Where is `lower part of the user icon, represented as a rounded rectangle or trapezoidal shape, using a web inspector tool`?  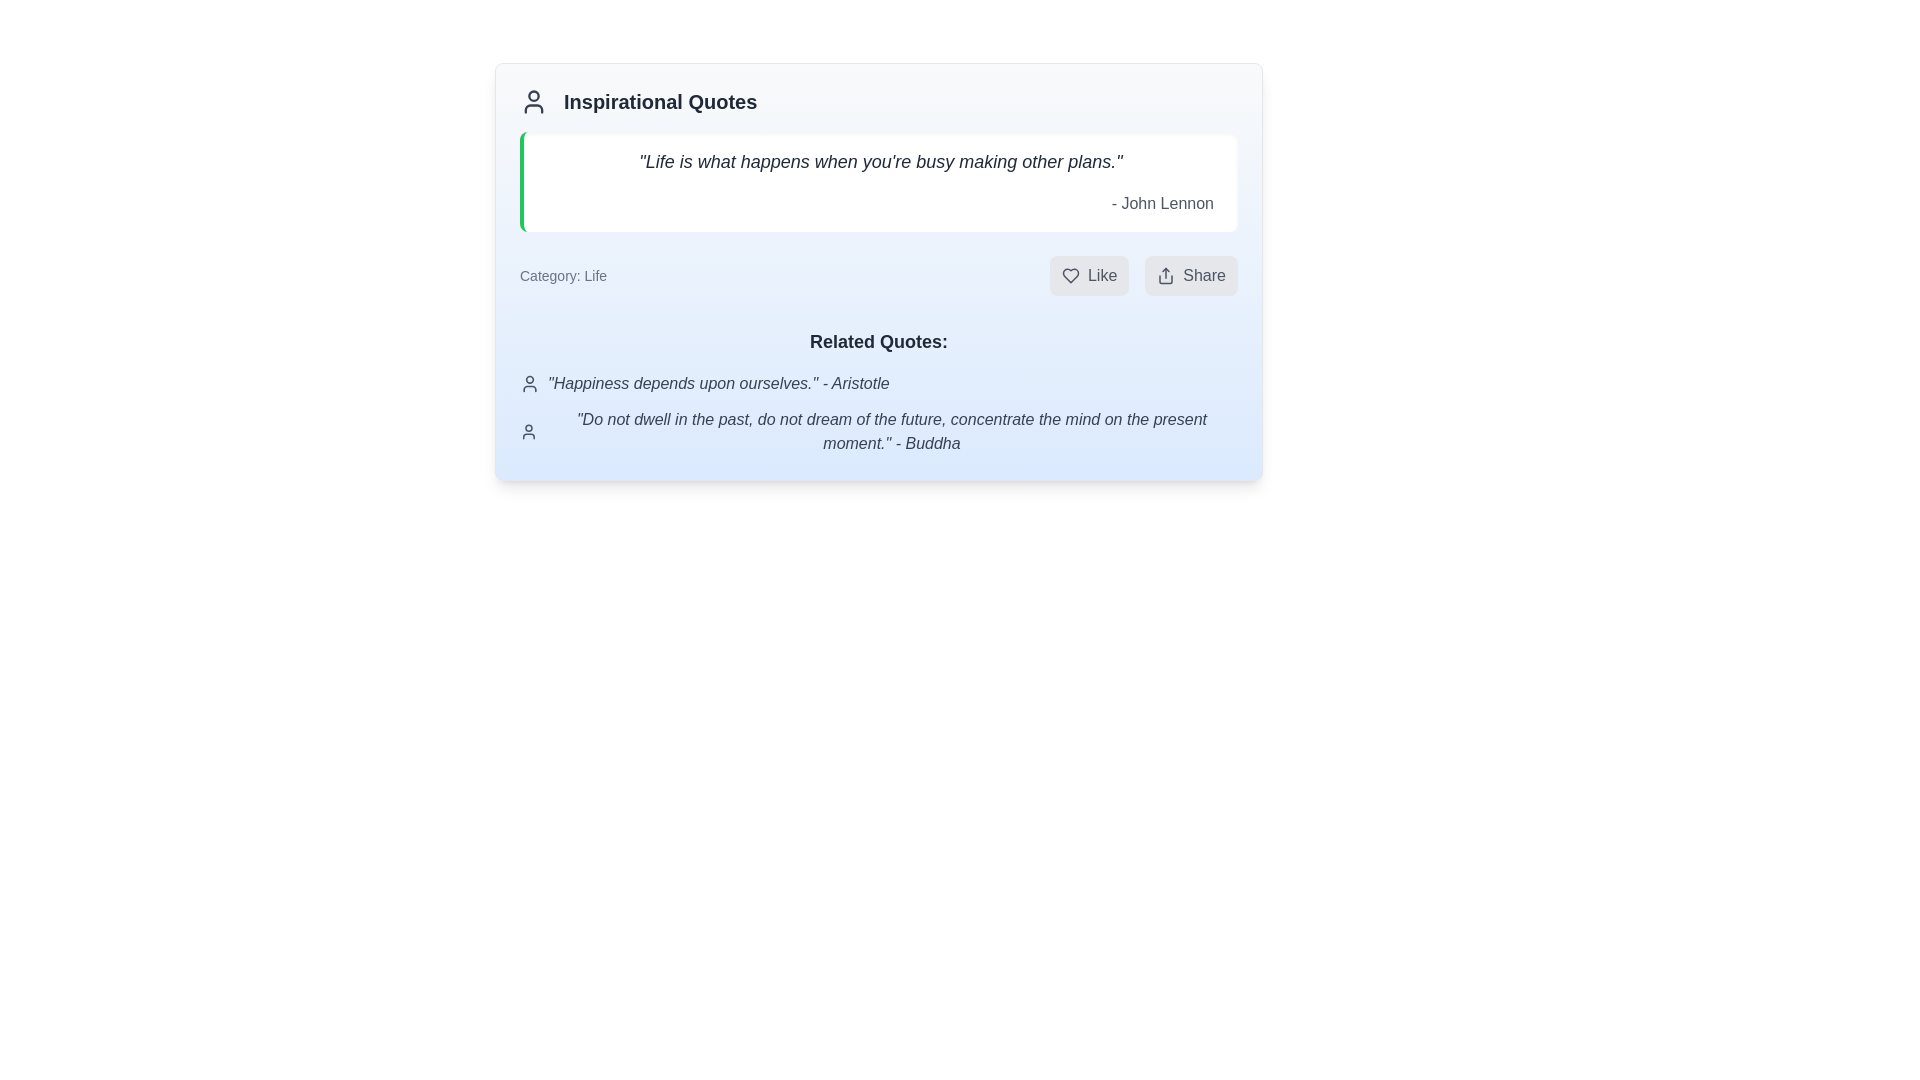
lower part of the user icon, represented as a rounded rectangle or trapezoidal shape, using a web inspector tool is located at coordinates (533, 108).